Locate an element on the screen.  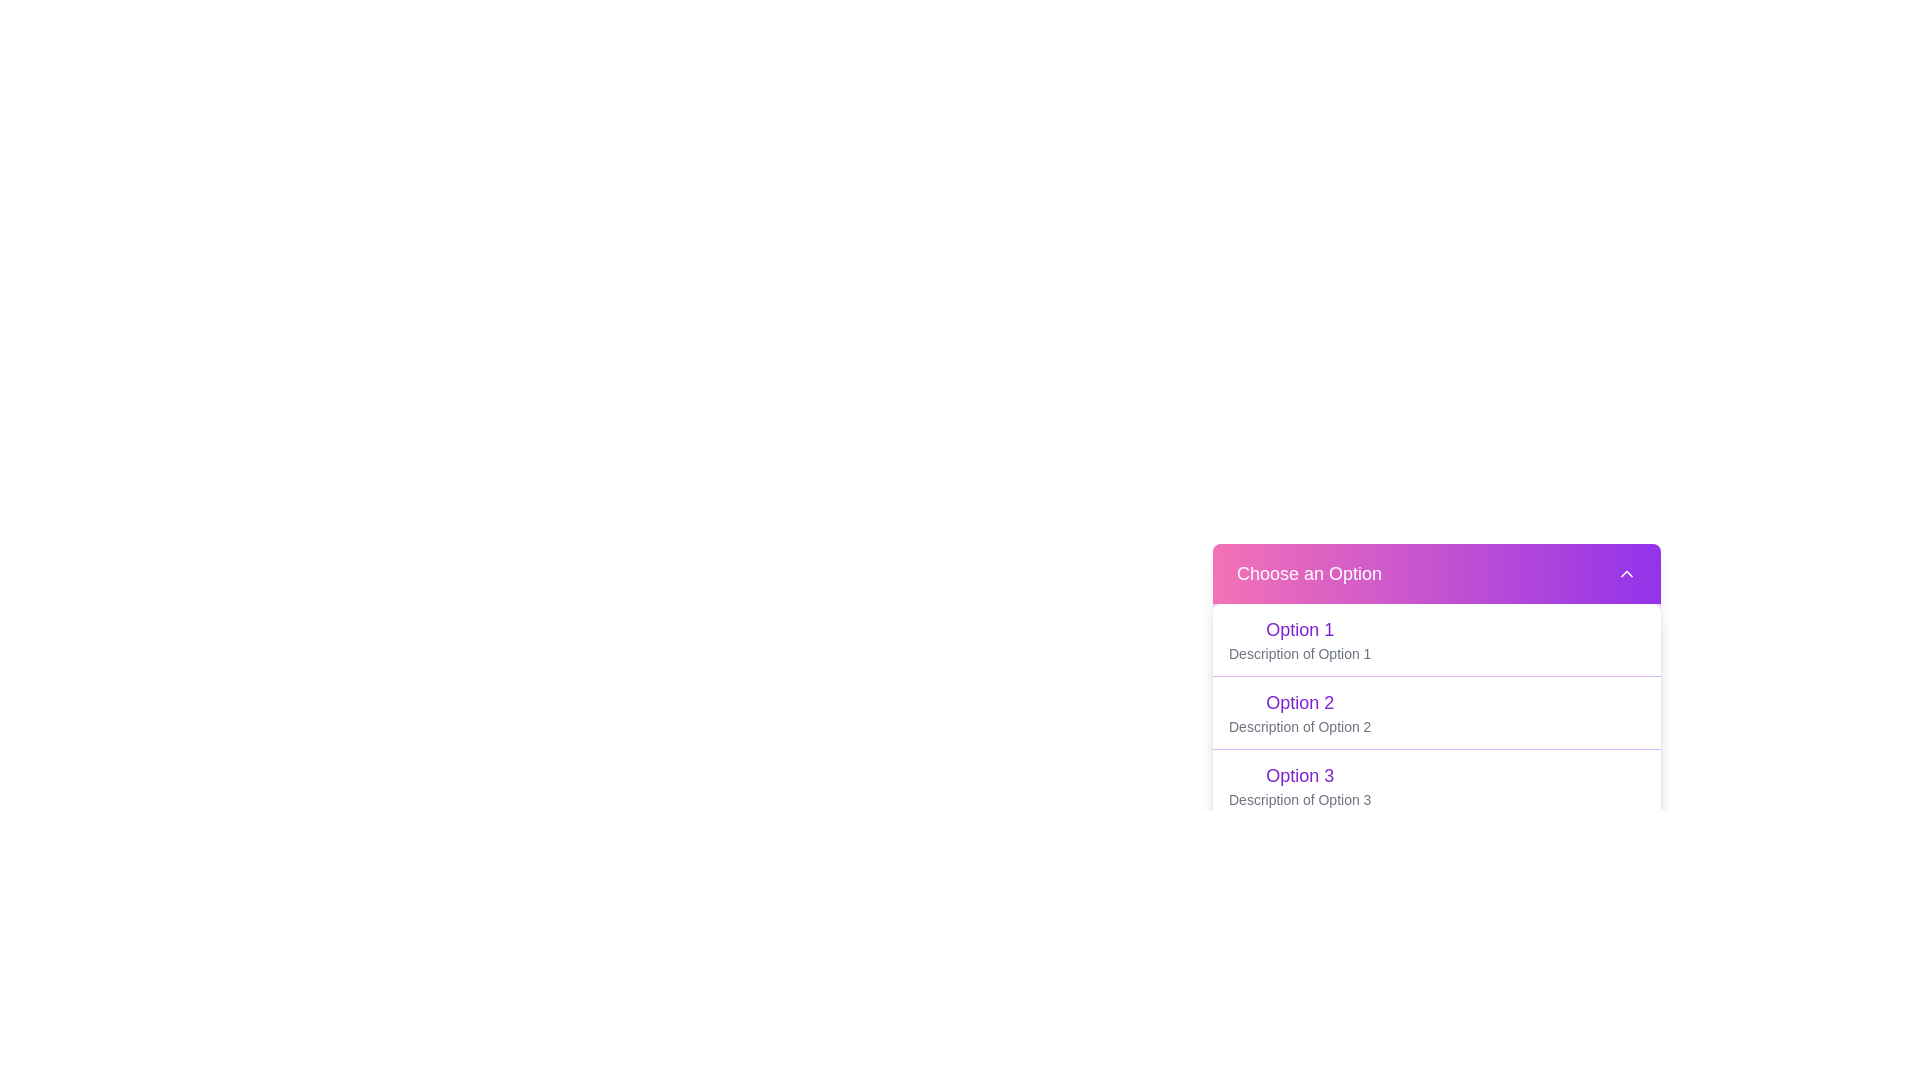
the text label 'Option 2' displayed prominently in purple within the dropdown menu, which is styled with a larger bold sans-serif font is located at coordinates (1300, 701).